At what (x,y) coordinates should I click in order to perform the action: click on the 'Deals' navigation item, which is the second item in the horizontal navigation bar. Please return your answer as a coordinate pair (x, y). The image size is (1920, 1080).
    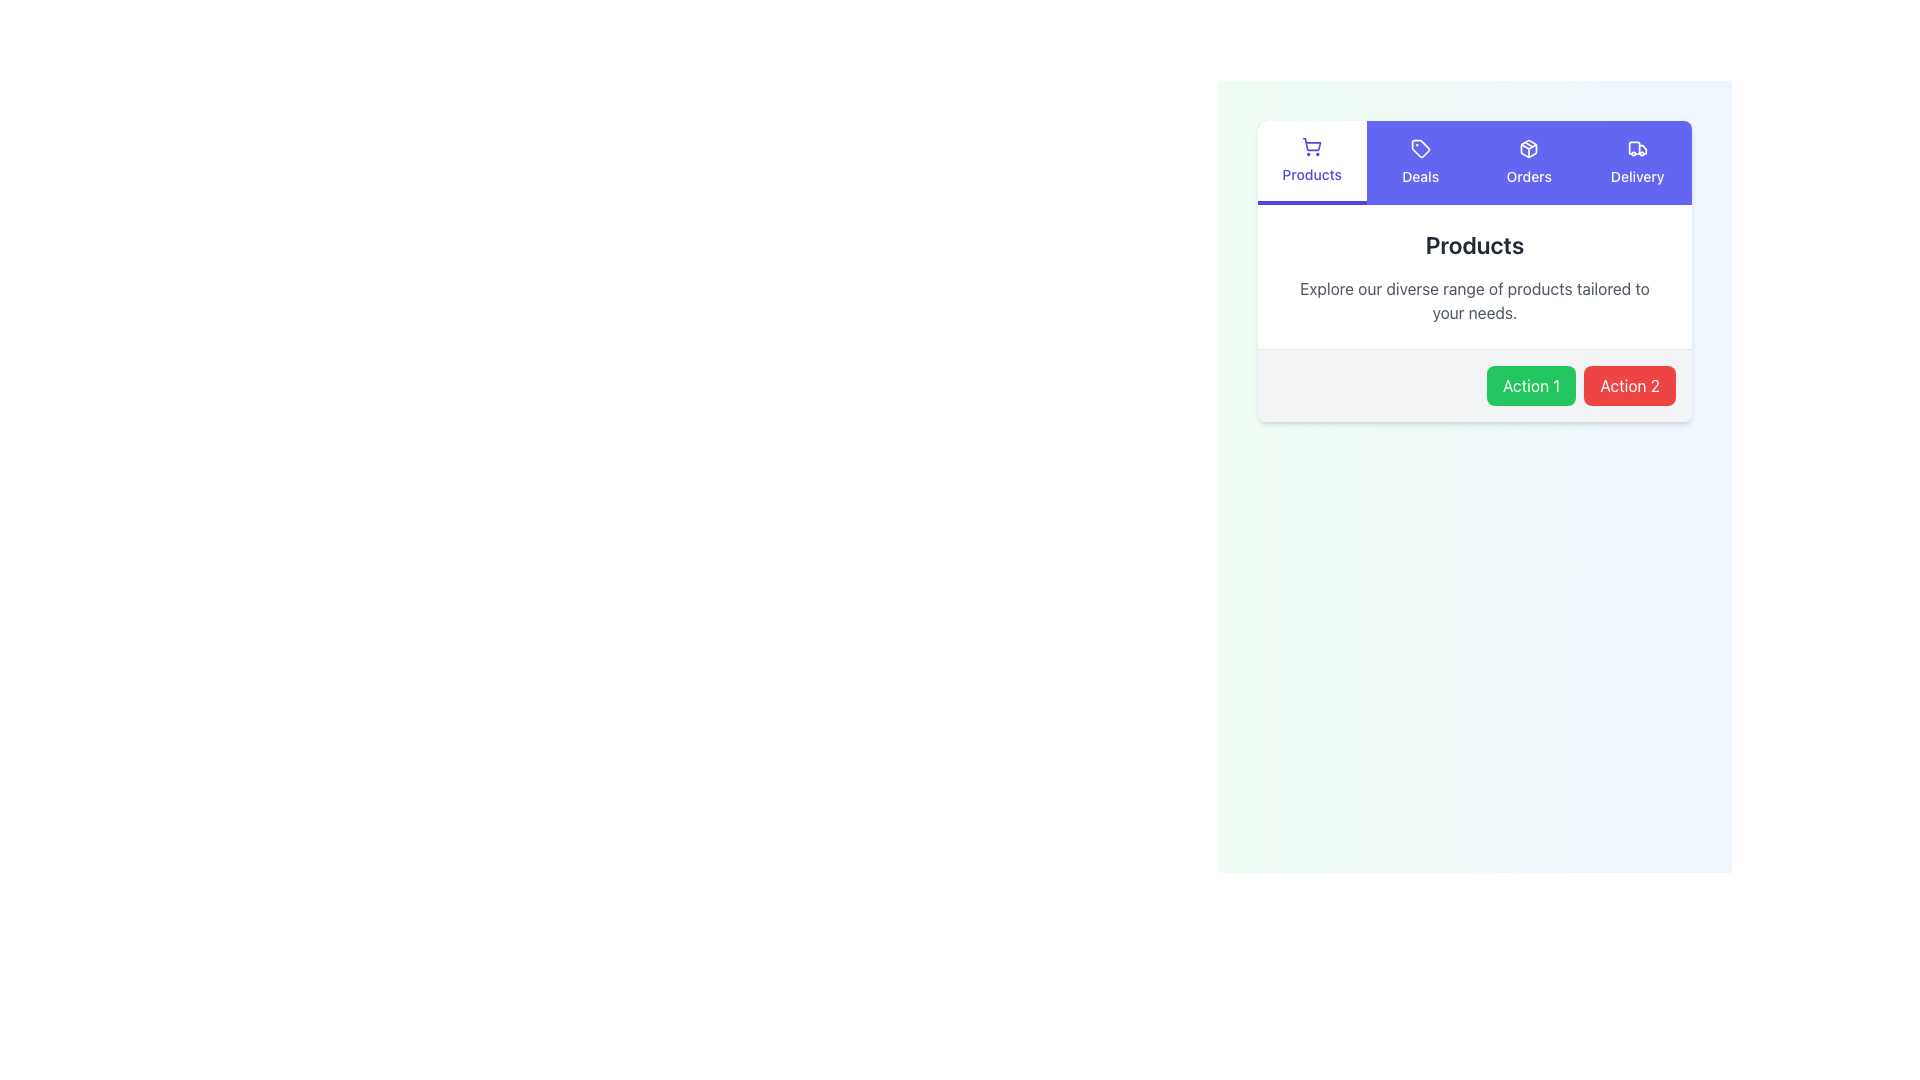
    Looking at the image, I should click on (1419, 161).